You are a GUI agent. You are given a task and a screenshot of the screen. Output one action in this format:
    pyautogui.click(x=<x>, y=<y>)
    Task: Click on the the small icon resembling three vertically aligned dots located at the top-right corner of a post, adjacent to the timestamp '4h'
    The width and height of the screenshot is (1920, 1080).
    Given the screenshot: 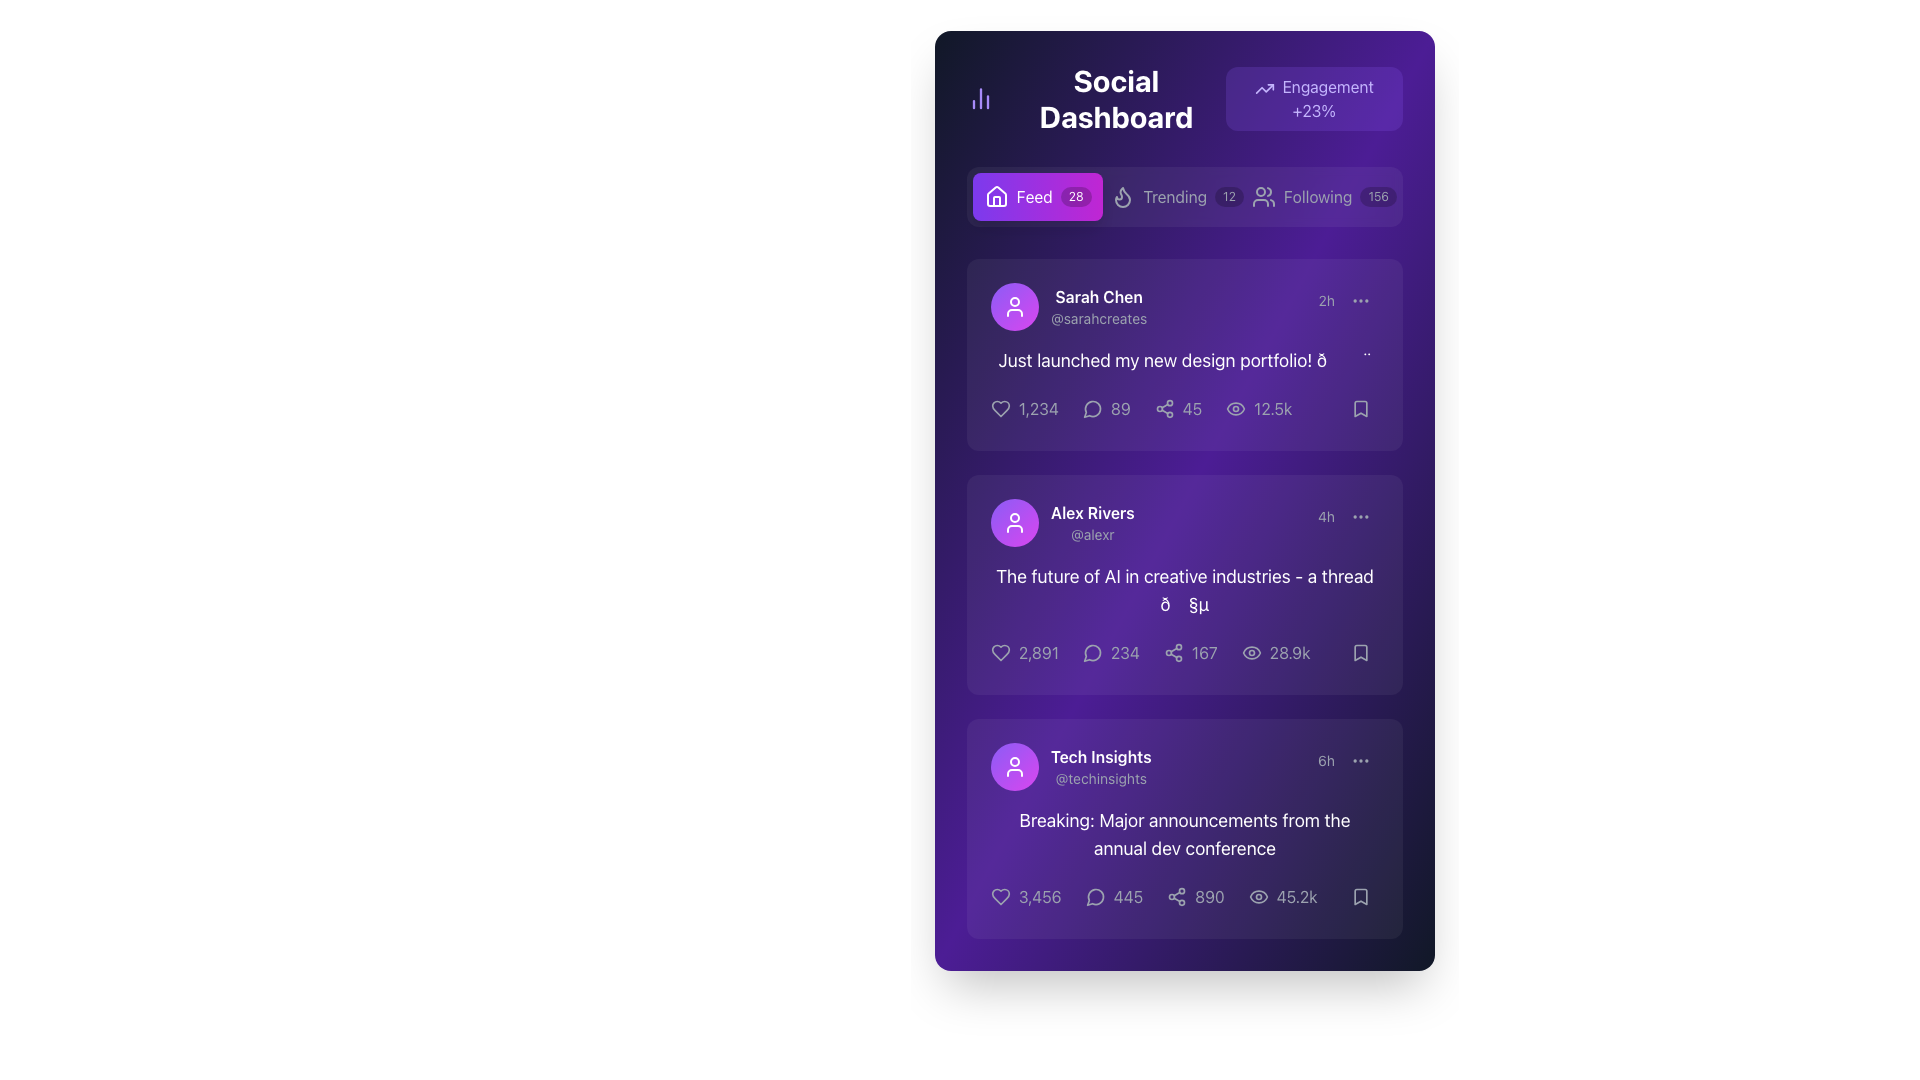 What is the action you would take?
    pyautogui.click(x=1360, y=515)
    